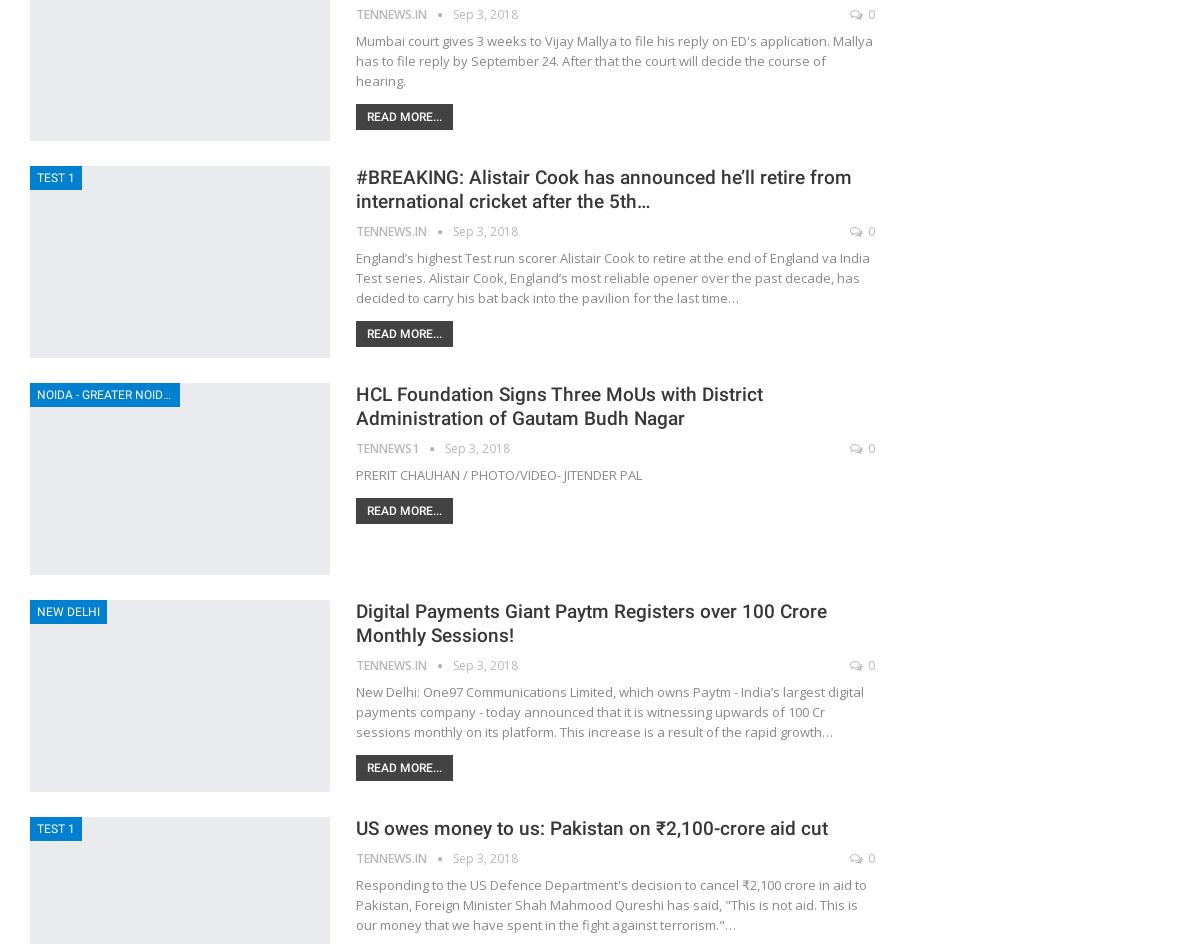 This screenshot has height=944, width=1200. I want to click on 'PRERIT CHAUHAN / PHOTO/VIDEO- JITENDER PAL', so click(497, 475).